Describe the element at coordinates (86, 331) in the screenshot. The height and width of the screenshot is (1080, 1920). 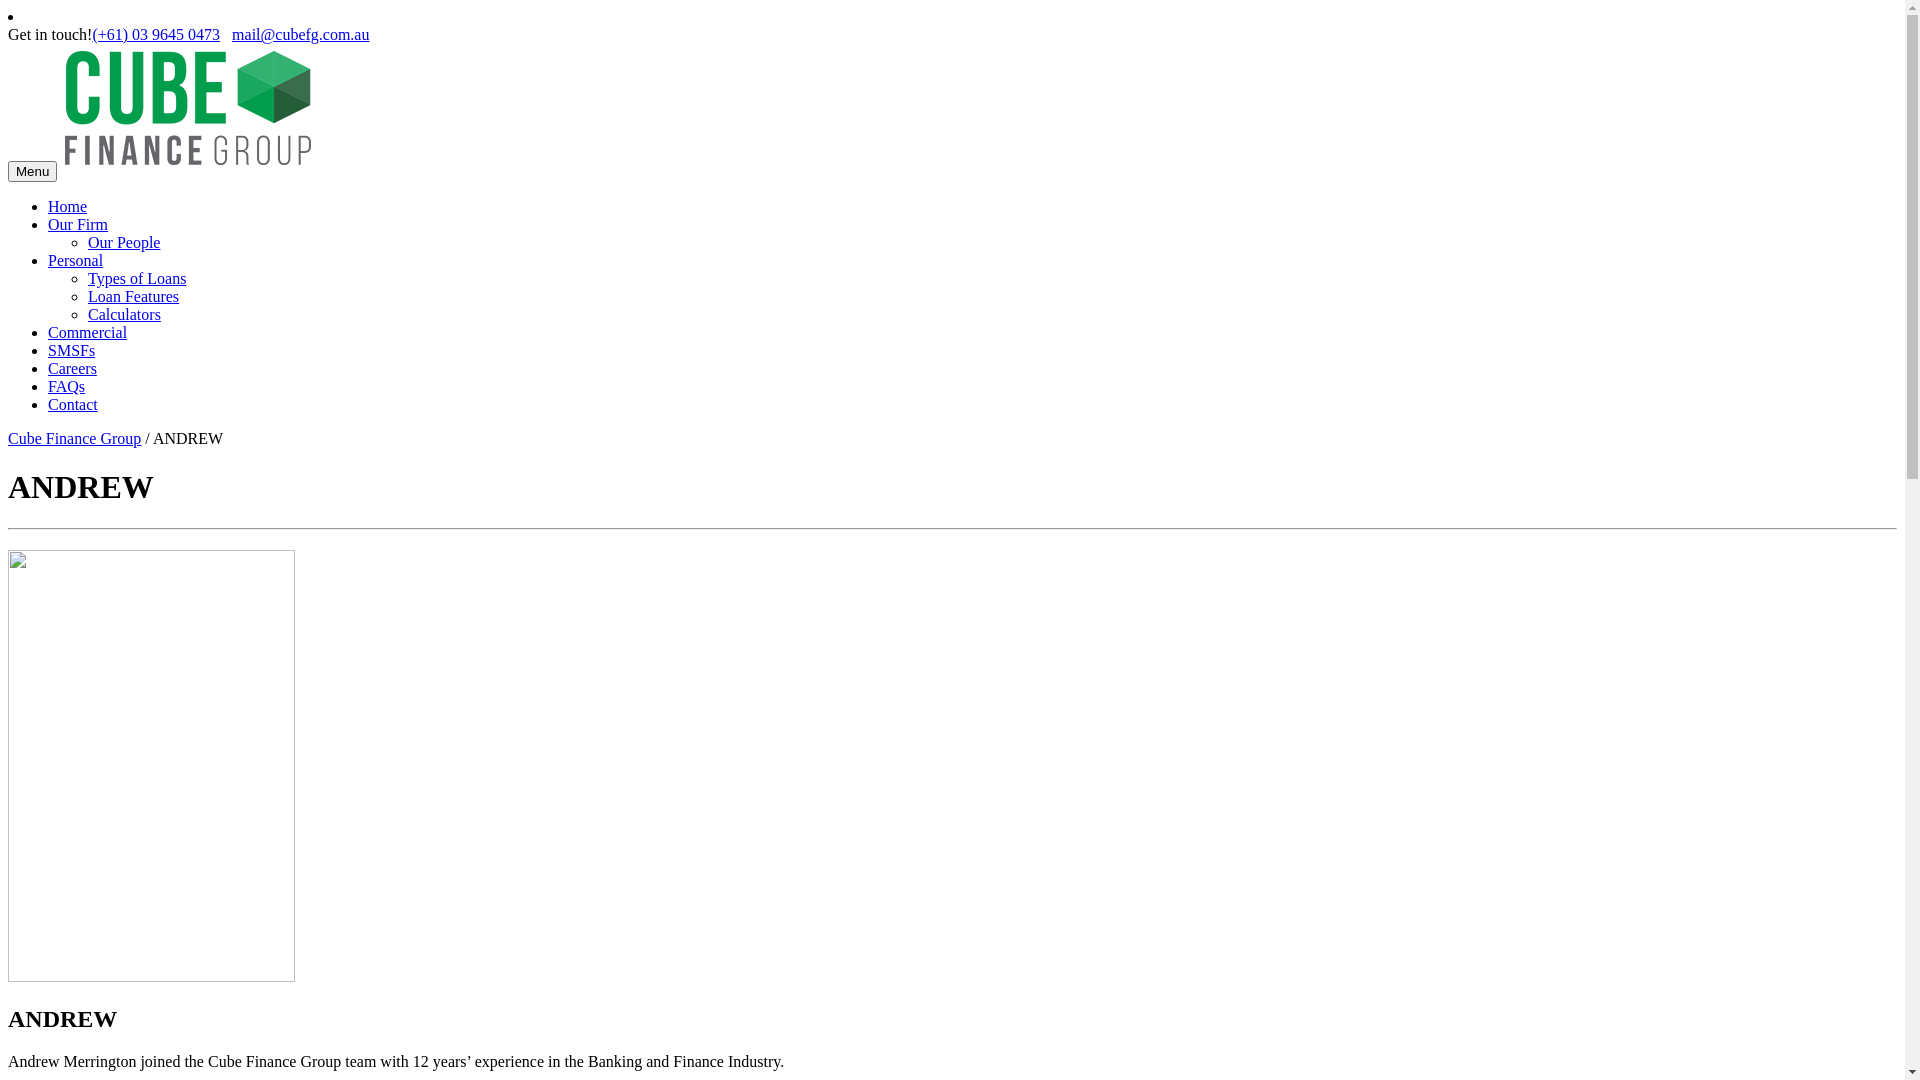
I see `'Commercial'` at that location.